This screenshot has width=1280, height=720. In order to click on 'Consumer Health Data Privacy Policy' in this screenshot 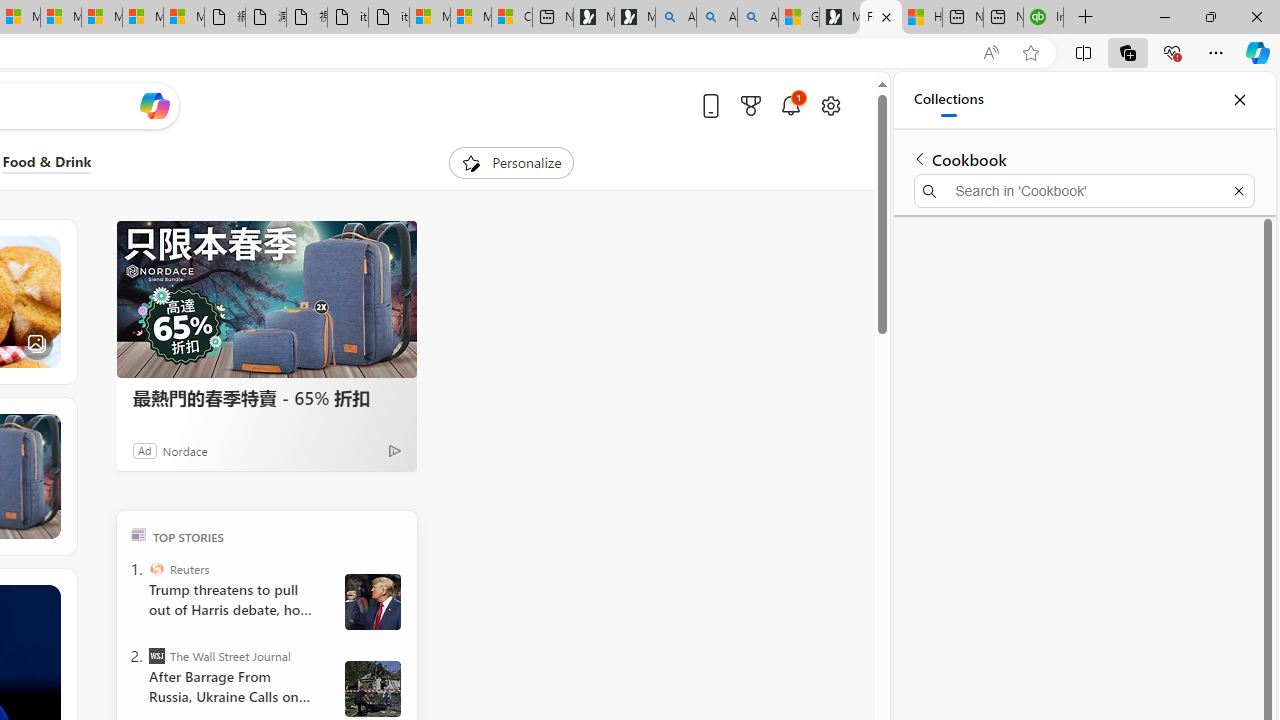, I will do `click(512, 17)`.